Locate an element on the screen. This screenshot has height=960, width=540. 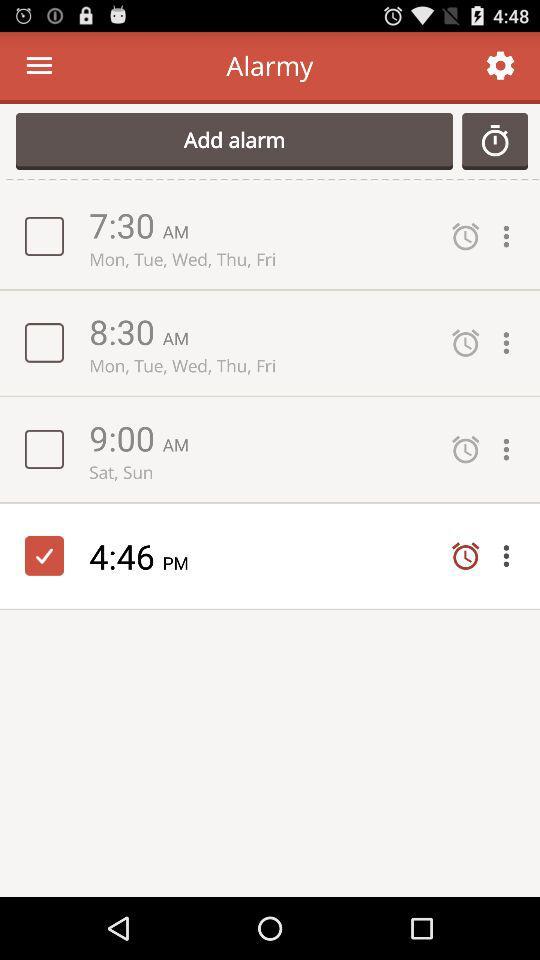
more options 7:30 am is located at coordinates (511, 236).